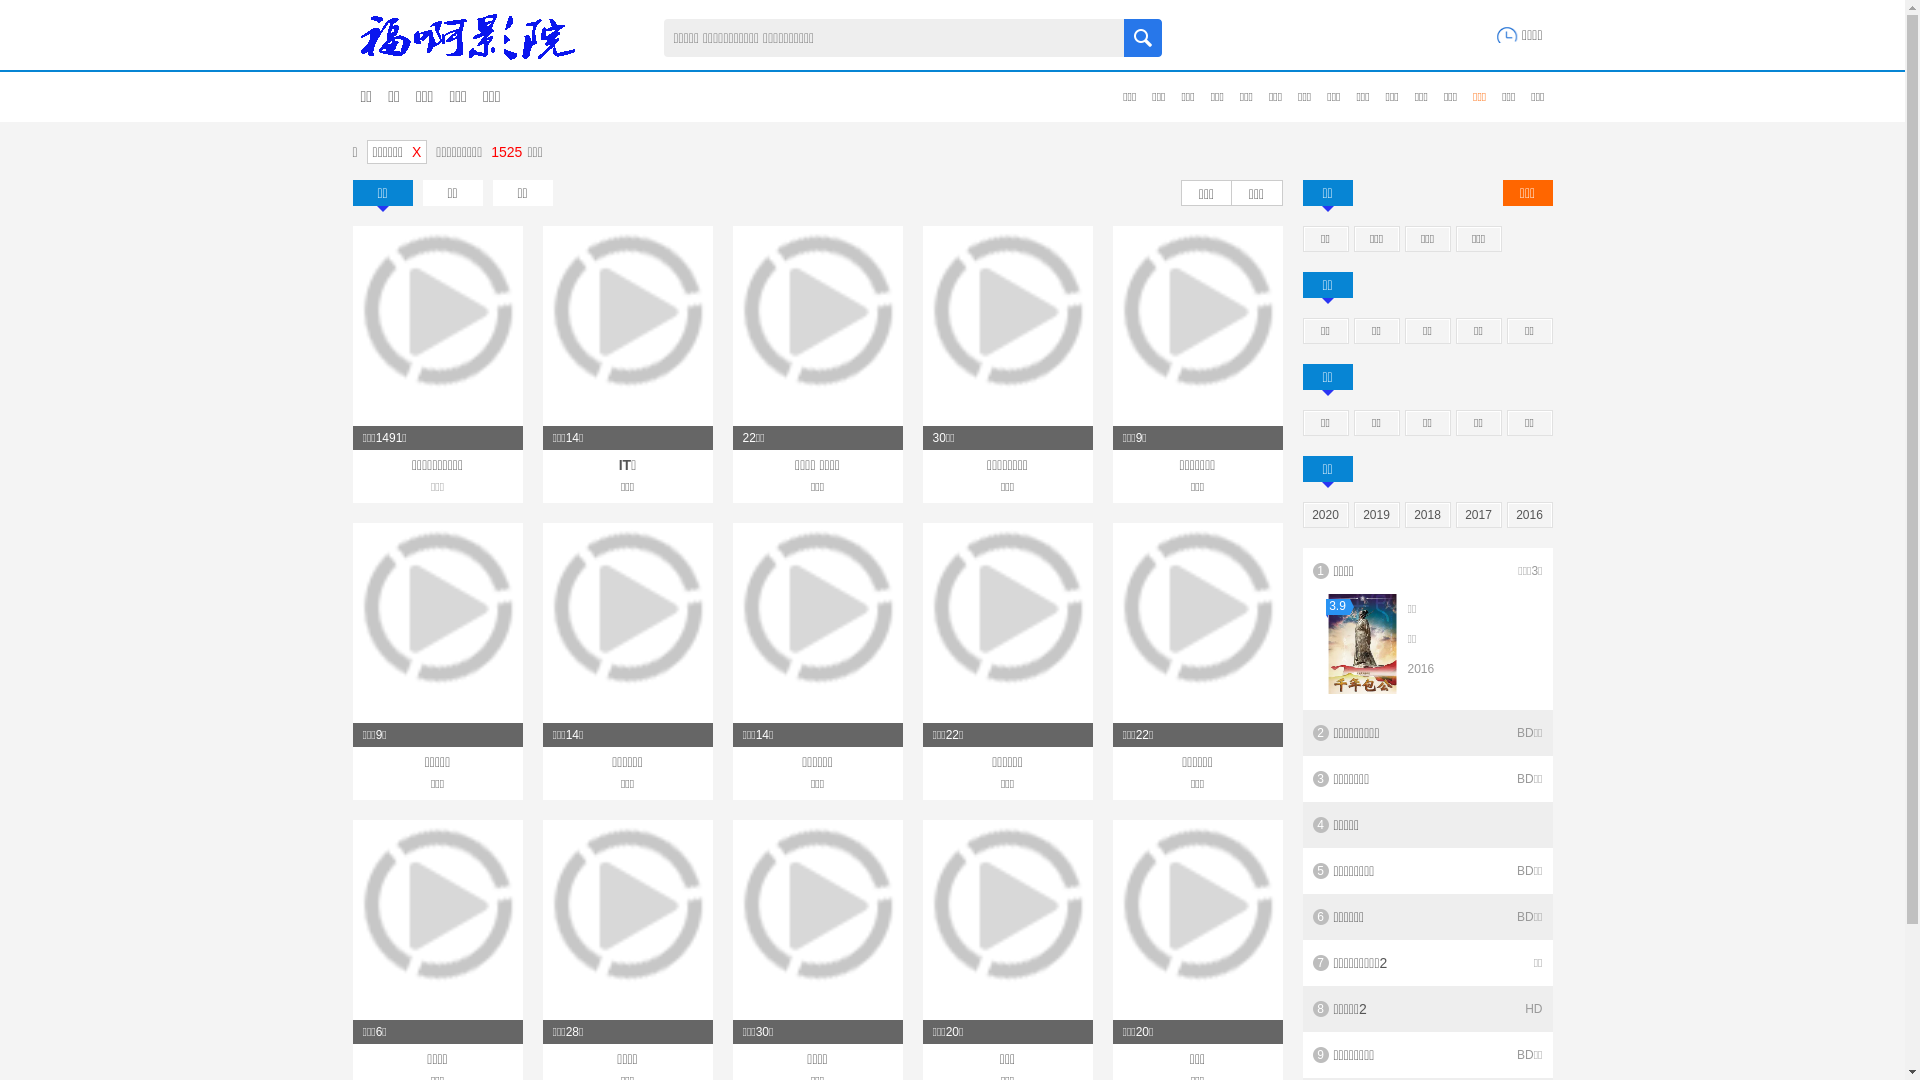  I want to click on '2019', so click(1375, 514).